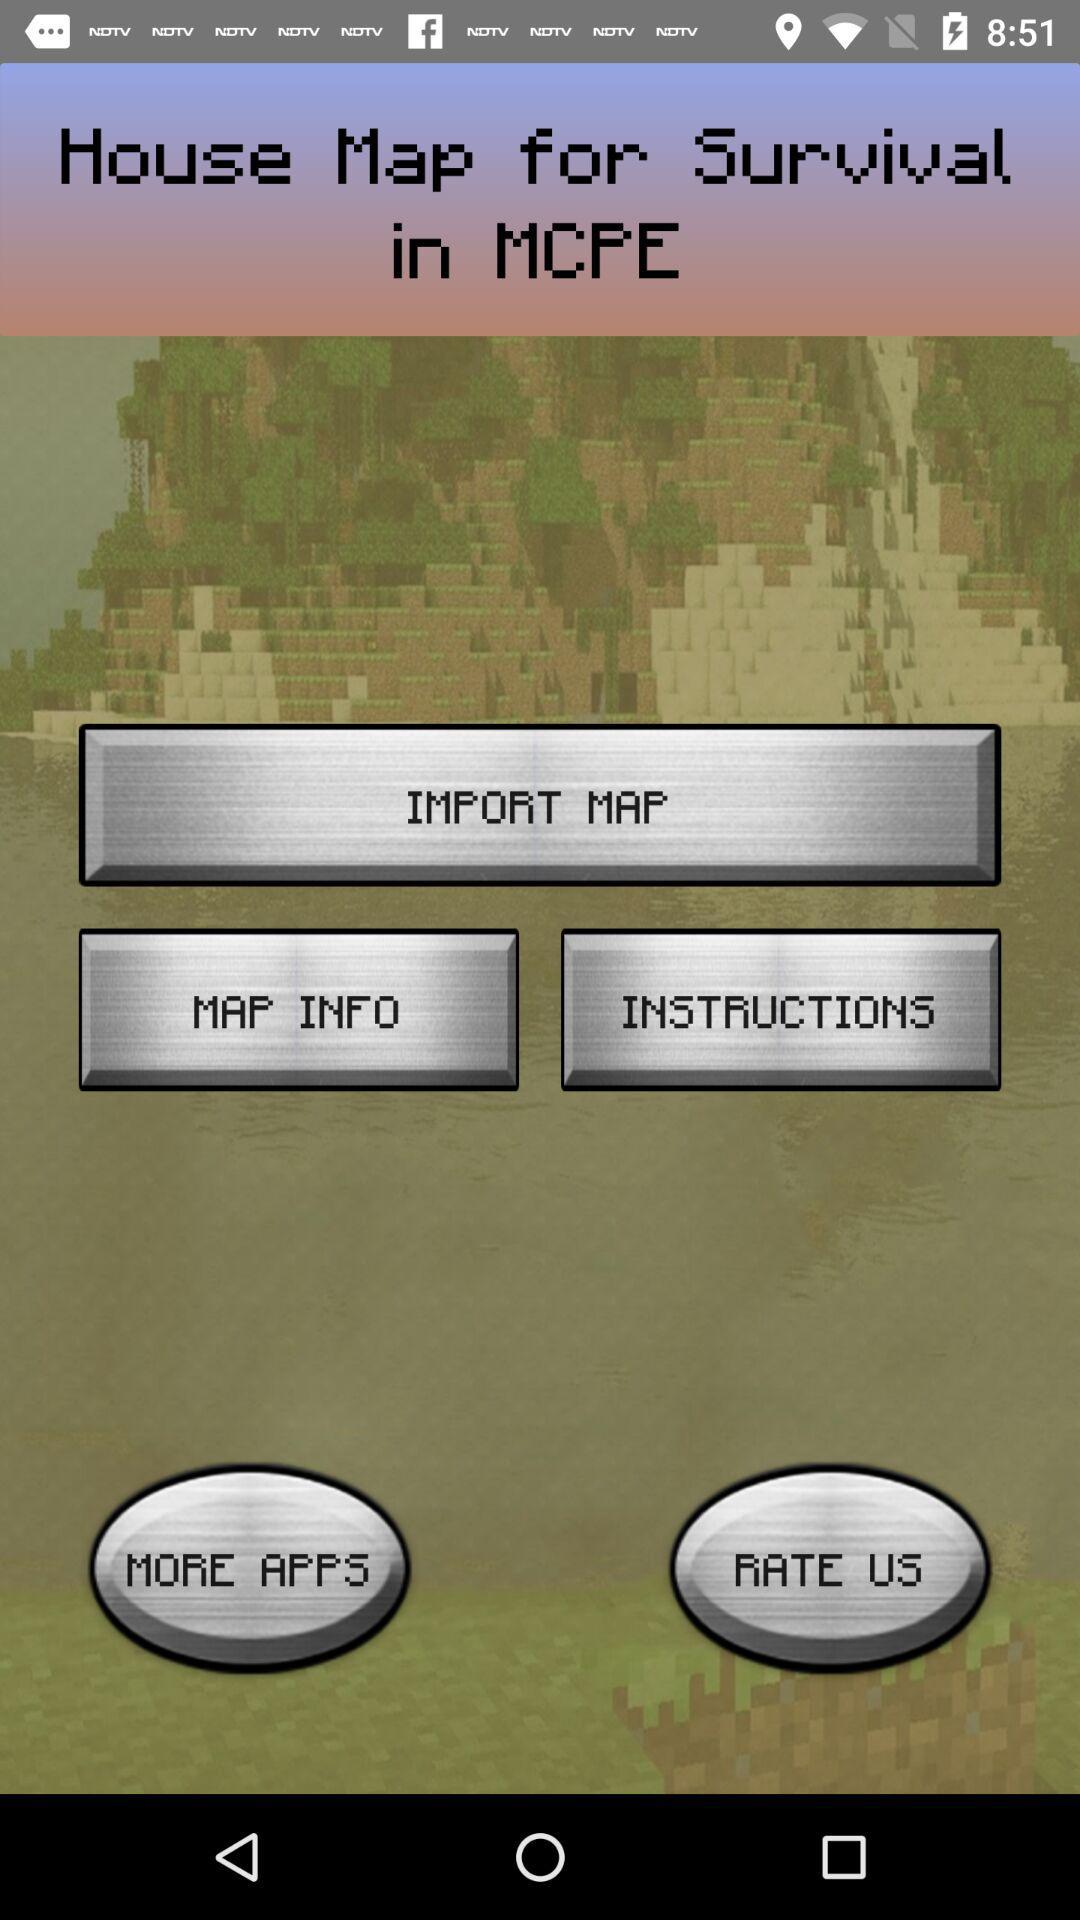 The width and height of the screenshot is (1080, 1920). I want to click on map info icon, so click(298, 1009).